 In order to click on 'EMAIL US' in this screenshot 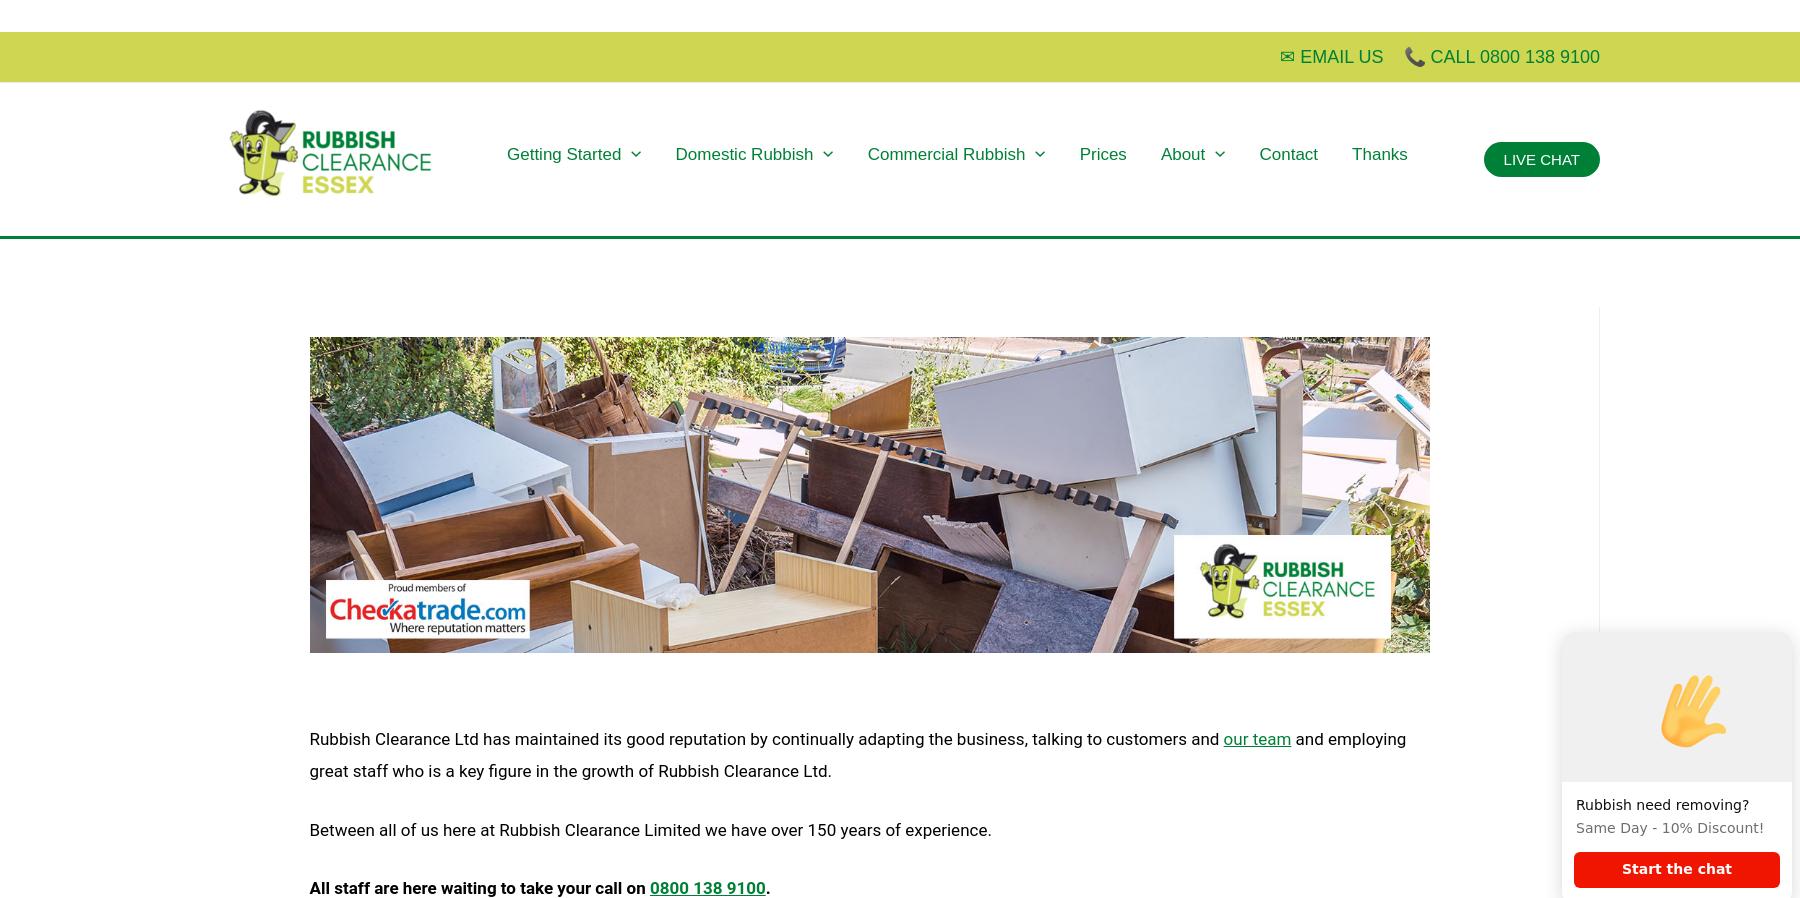, I will do `click(1341, 55)`.